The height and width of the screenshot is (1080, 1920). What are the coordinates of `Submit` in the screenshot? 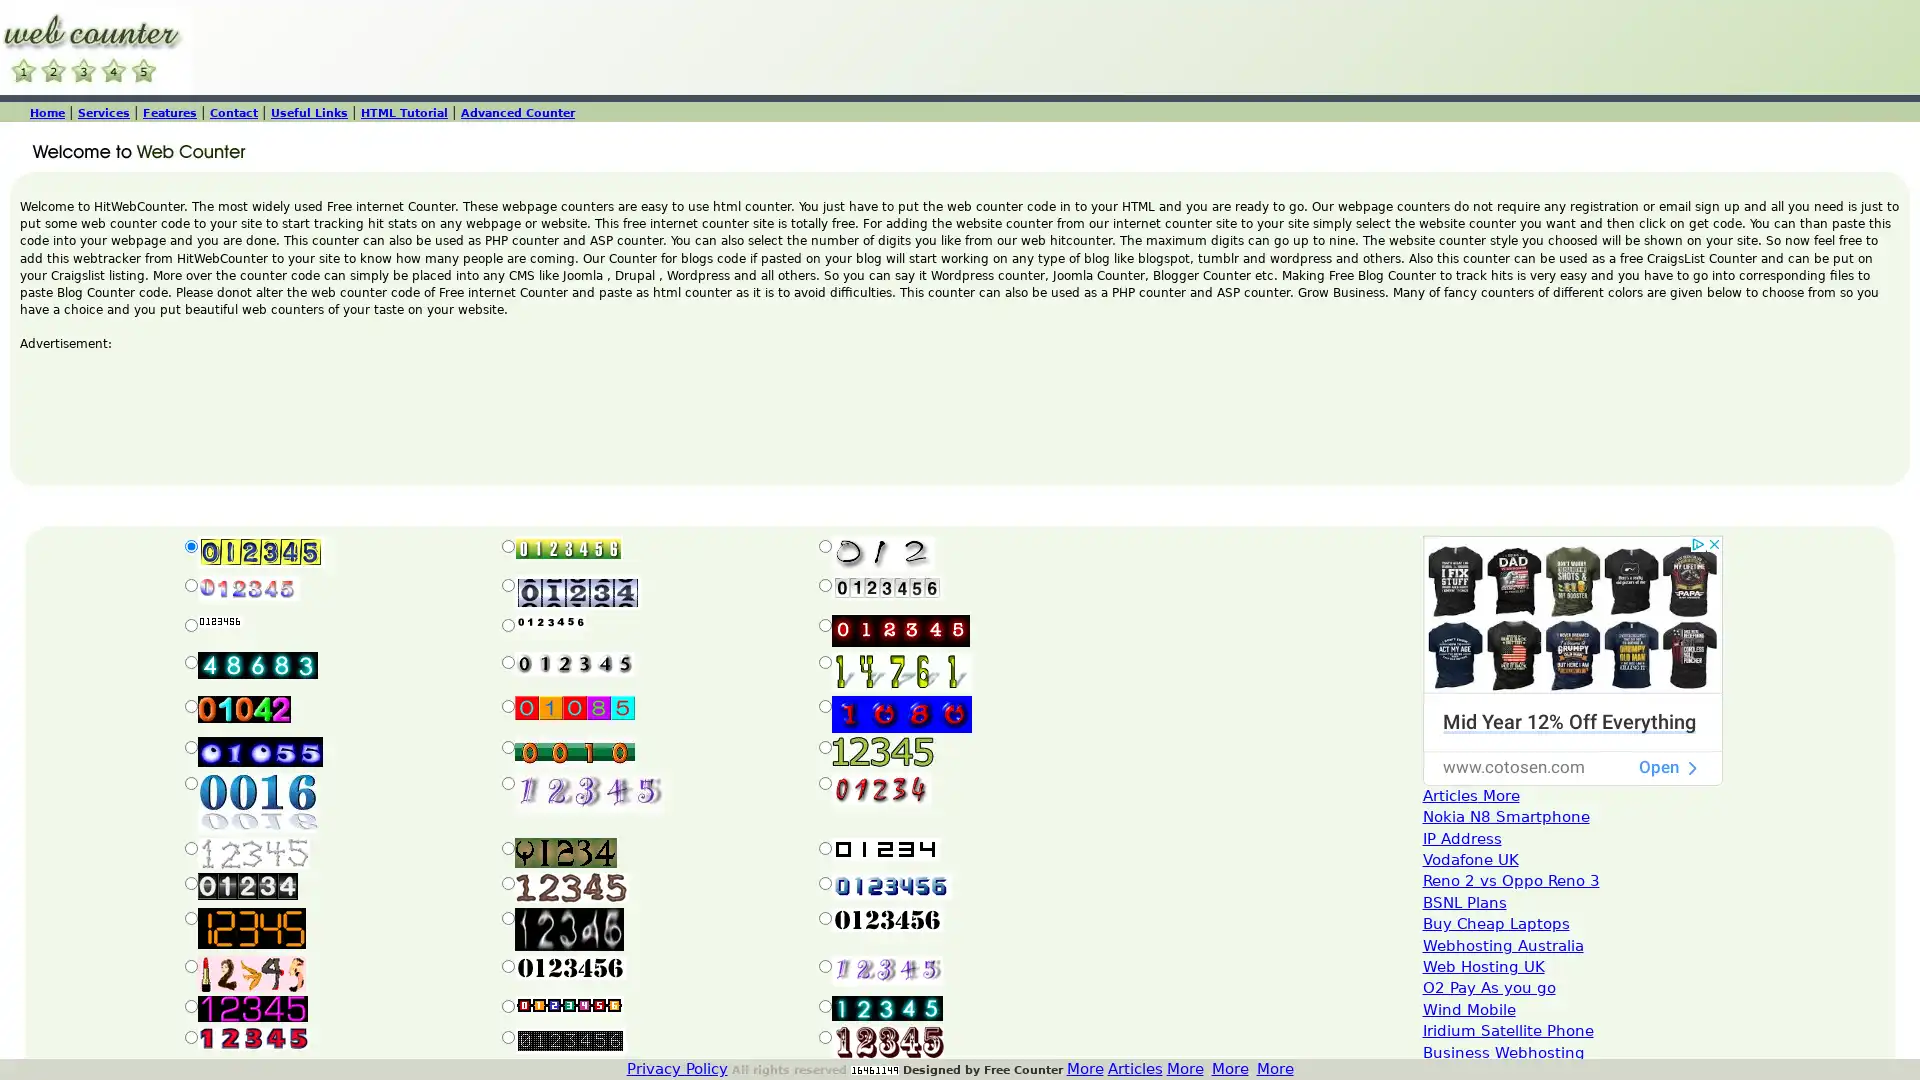 It's located at (567, 929).